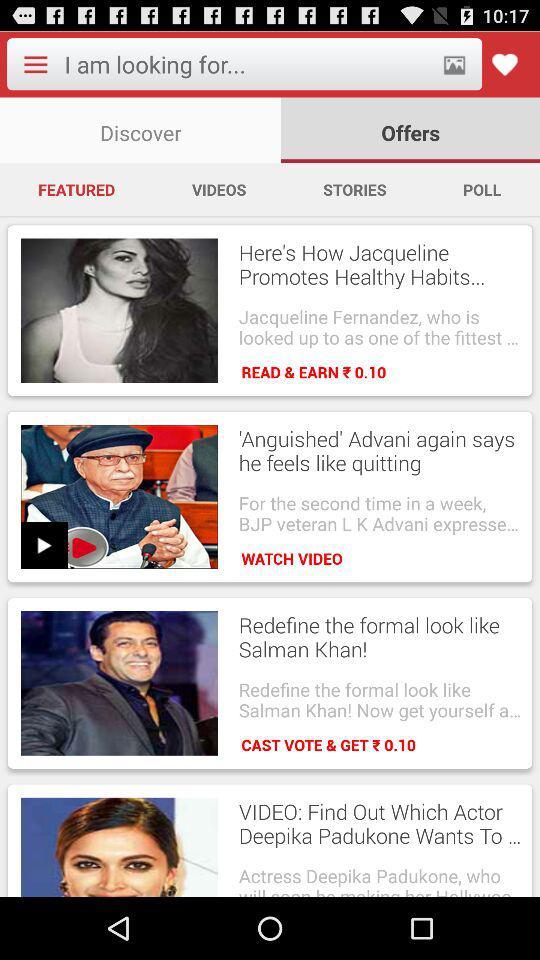  What do you see at coordinates (35, 64) in the screenshot?
I see `menu options` at bounding box center [35, 64].